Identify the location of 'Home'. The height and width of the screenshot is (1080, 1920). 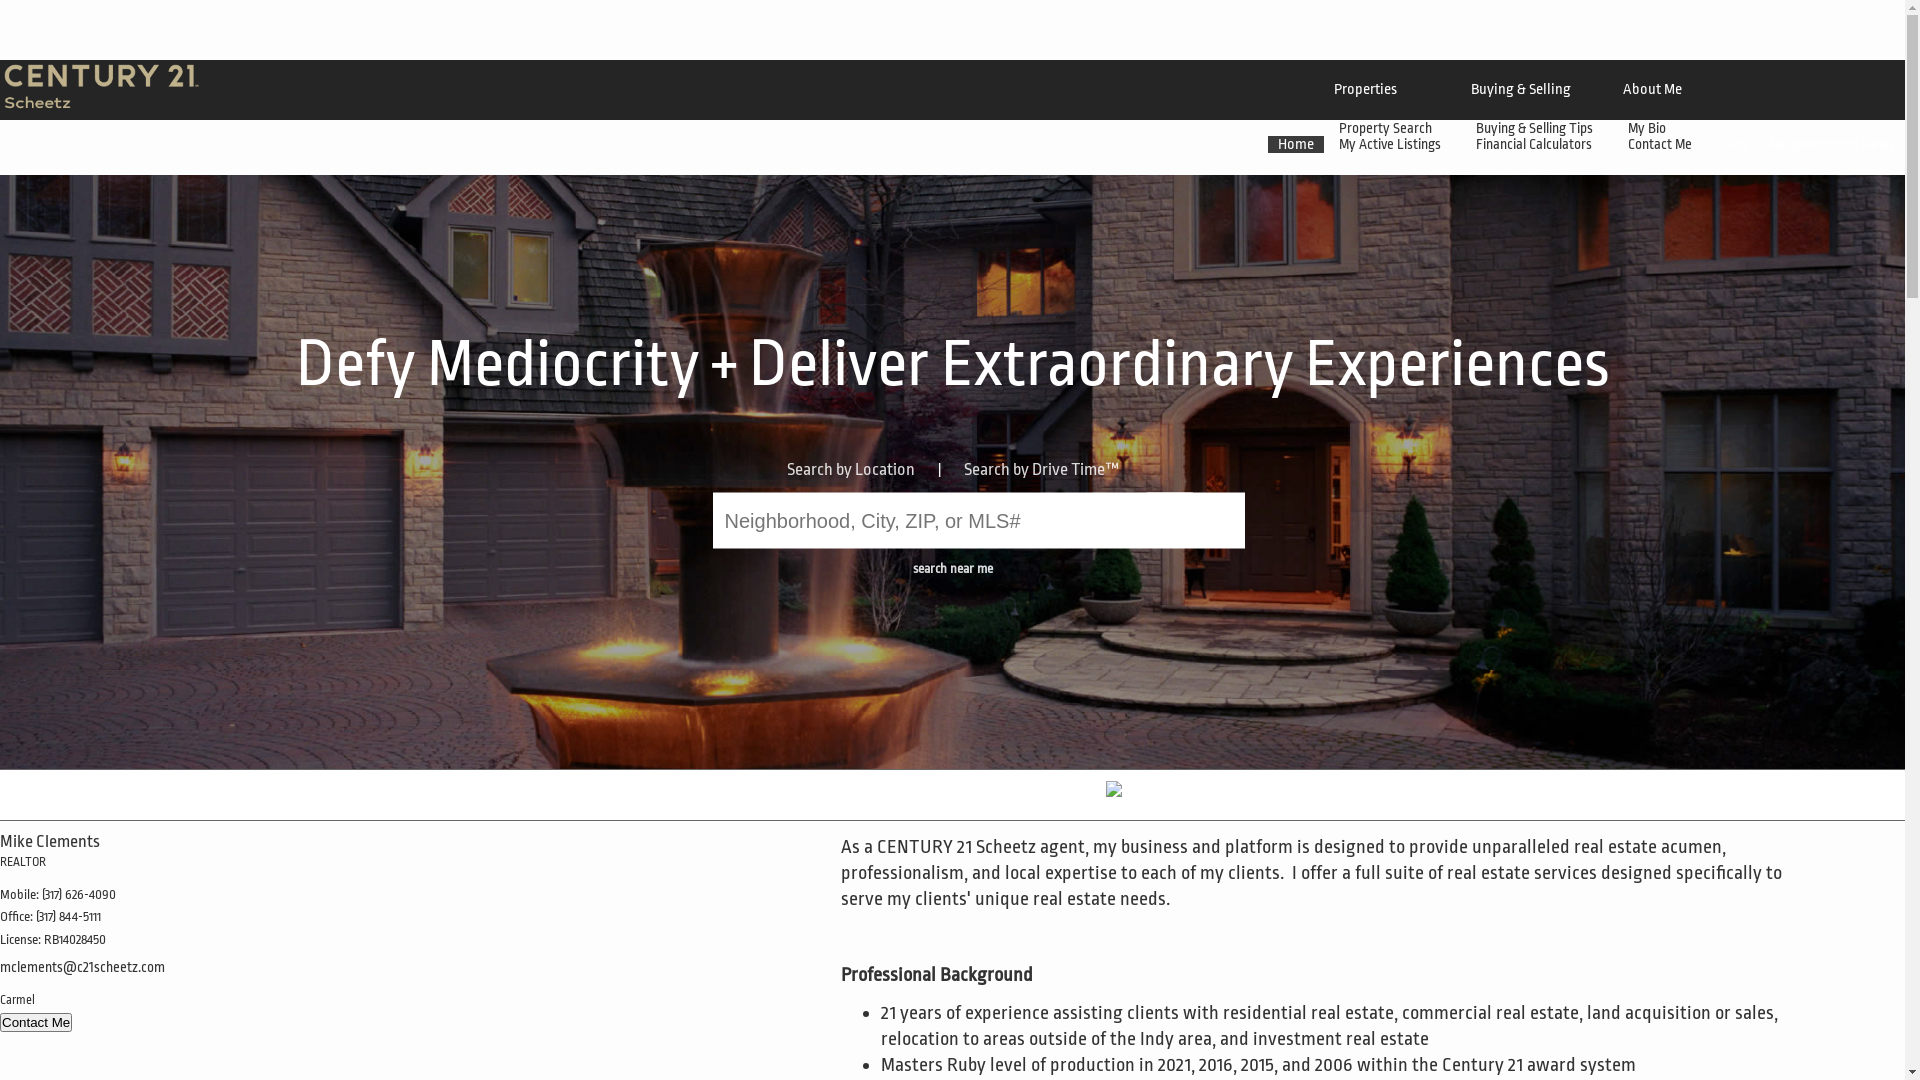
(1296, 143).